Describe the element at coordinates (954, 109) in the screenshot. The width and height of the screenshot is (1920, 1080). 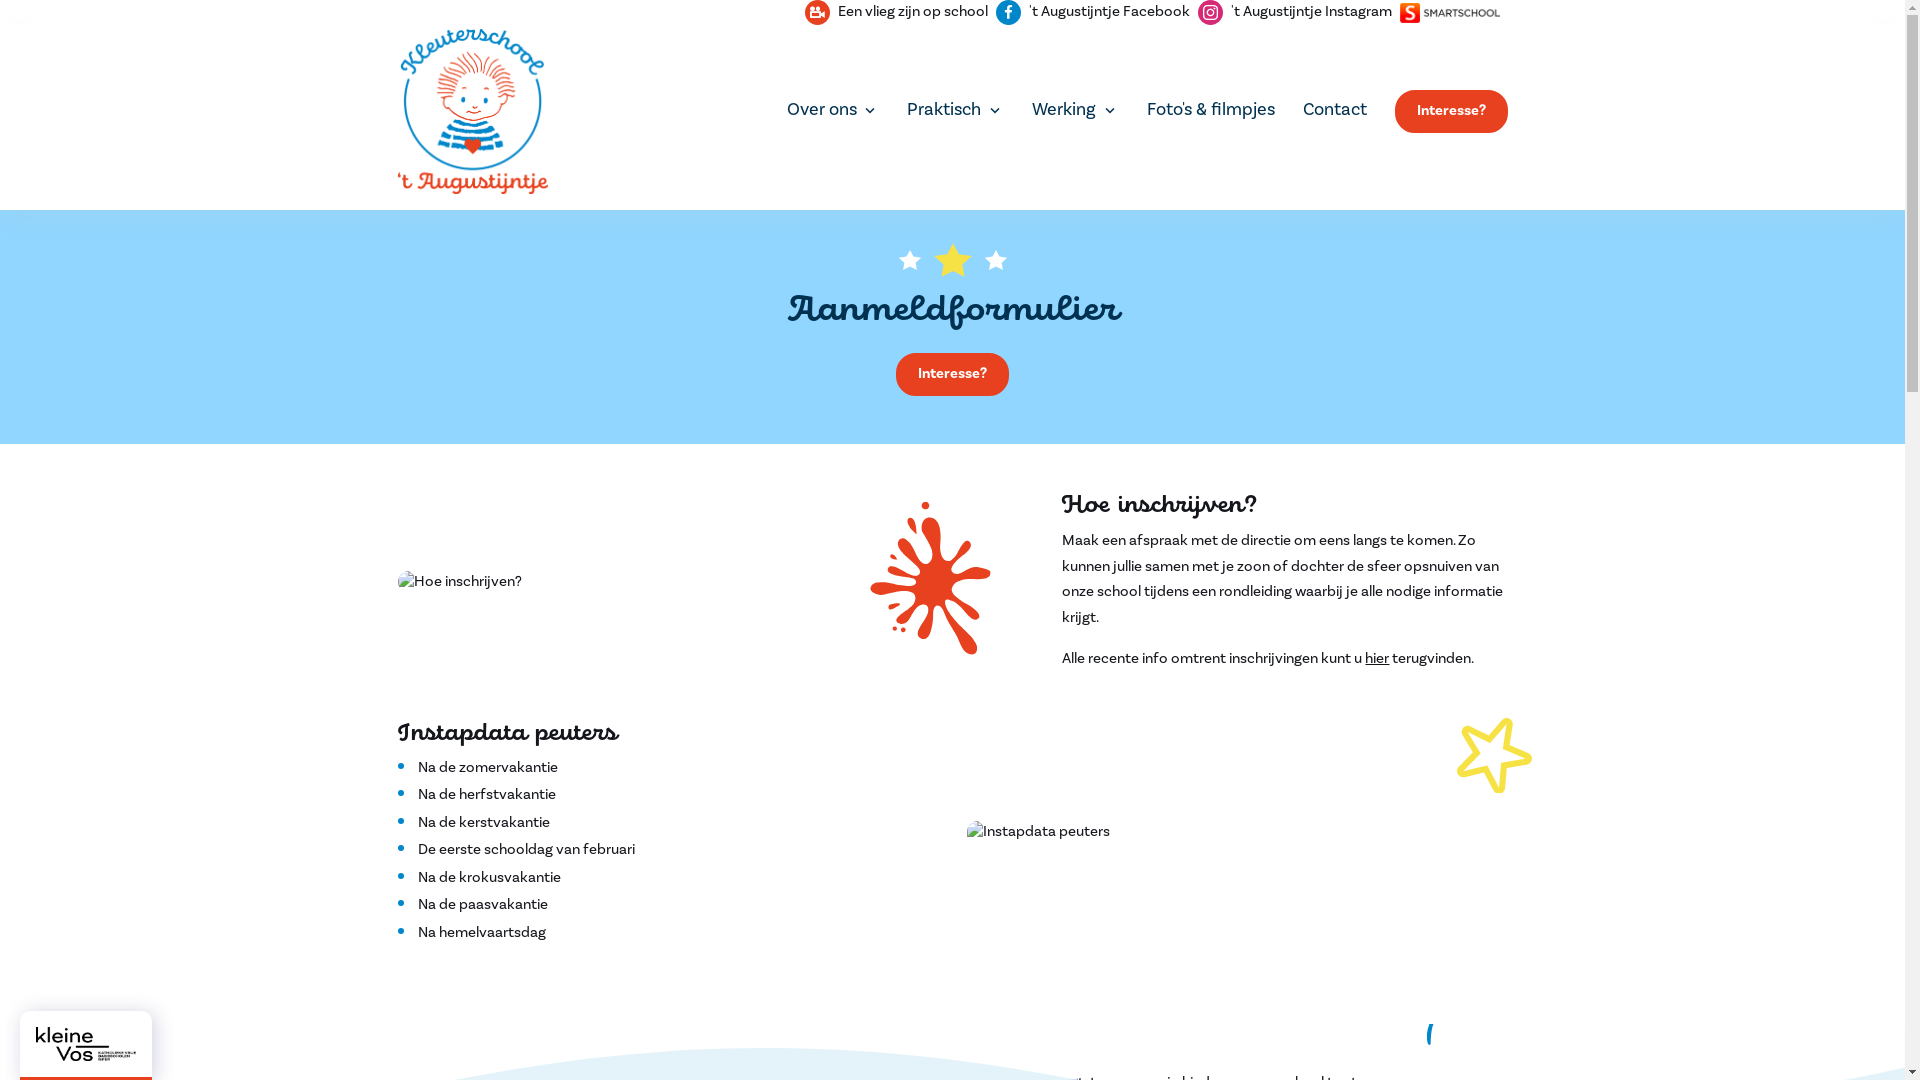
I see `'Praktisch'` at that location.